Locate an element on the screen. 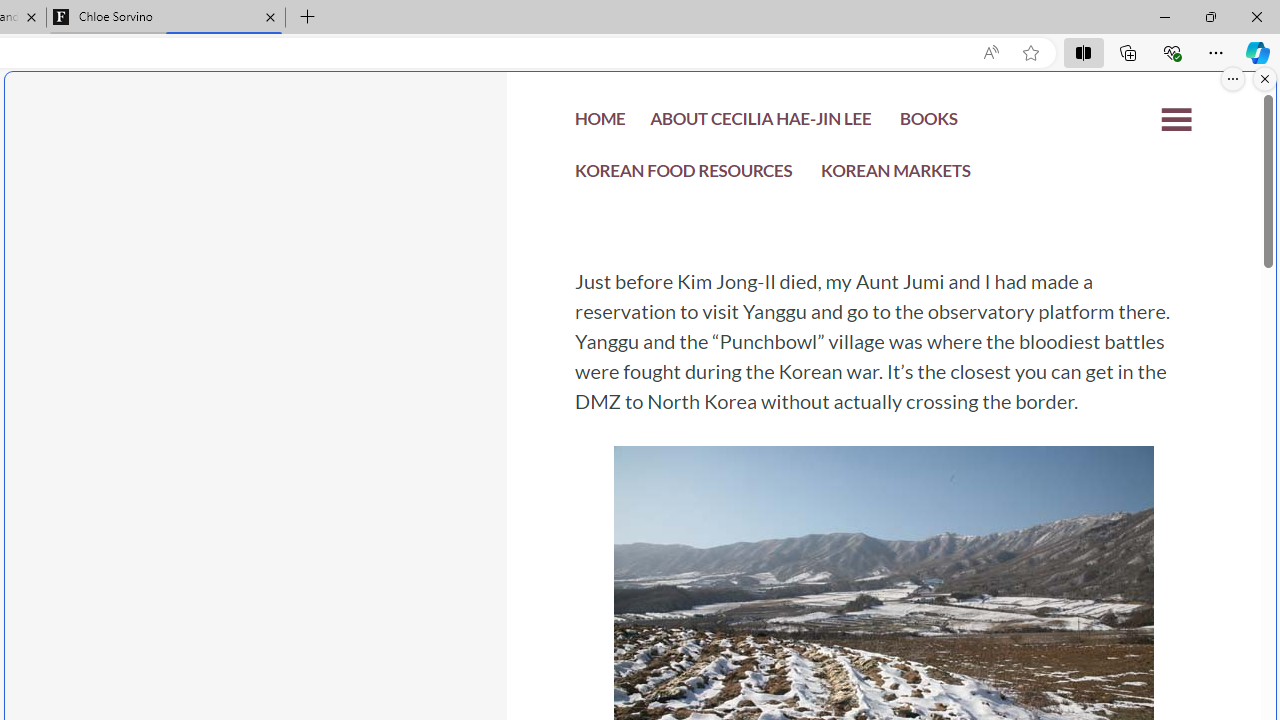 Image resolution: width=1280 pixels, height=720 pixels. 'HOME' is located at coordinates (599, 124).